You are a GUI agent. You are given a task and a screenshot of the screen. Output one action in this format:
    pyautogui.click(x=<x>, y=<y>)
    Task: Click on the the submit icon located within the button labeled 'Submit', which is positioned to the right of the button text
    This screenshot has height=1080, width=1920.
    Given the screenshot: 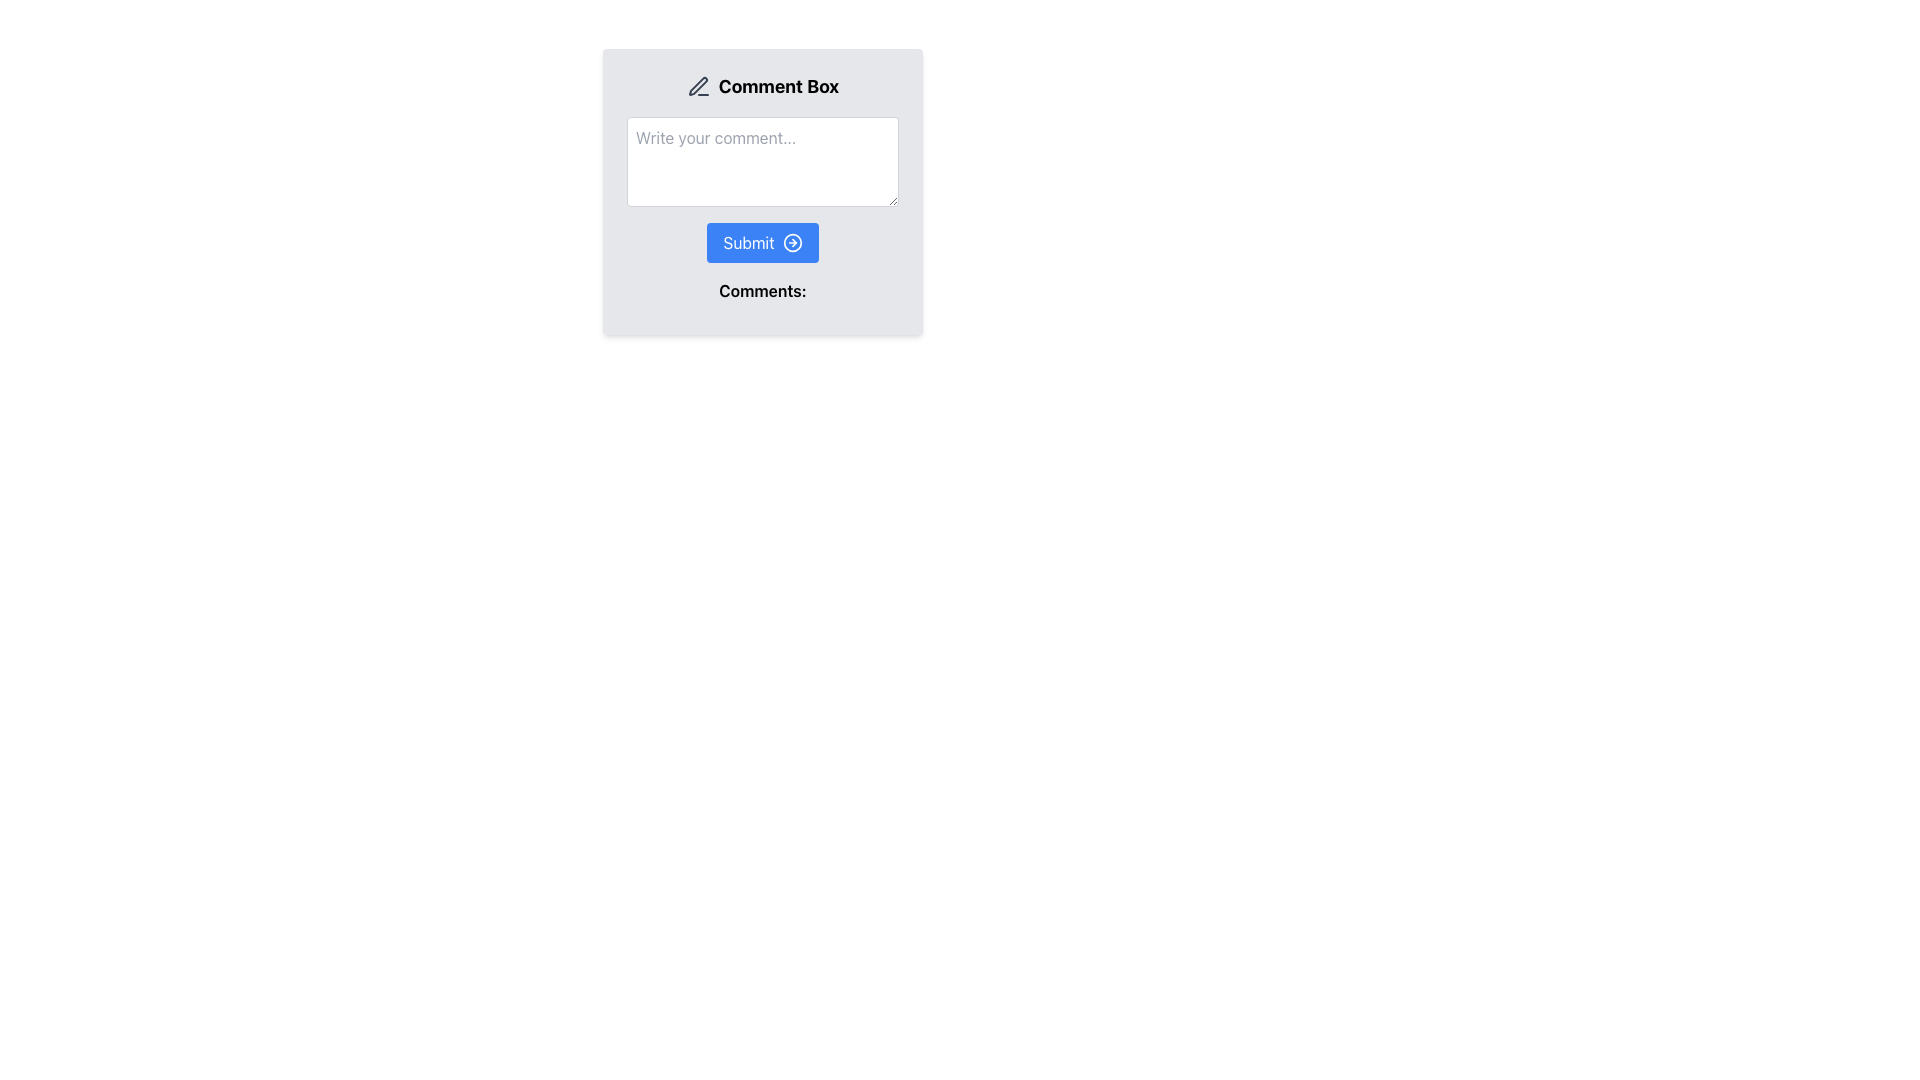 What is the action you would take?
    pyautogui.click(x=791, y=242)
    